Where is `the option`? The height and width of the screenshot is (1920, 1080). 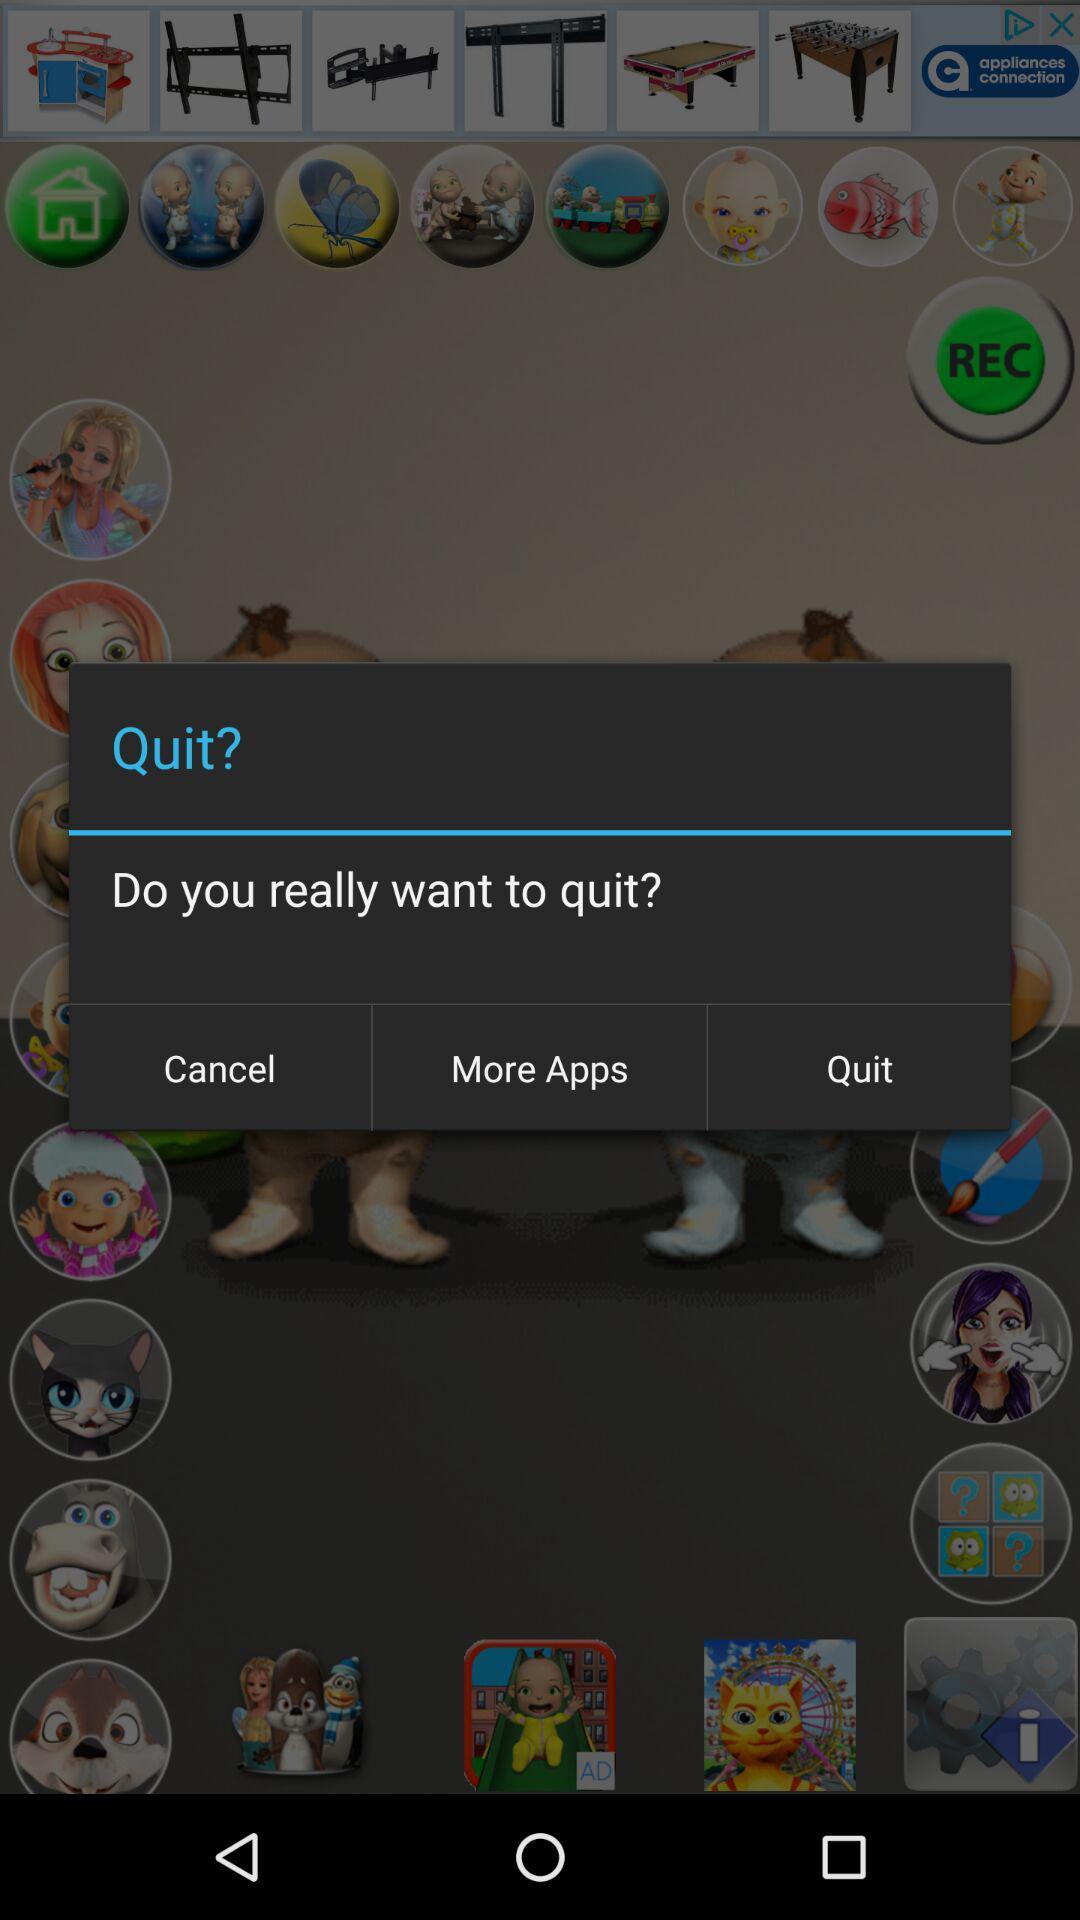 the option is located at coordinates (88, 1200).